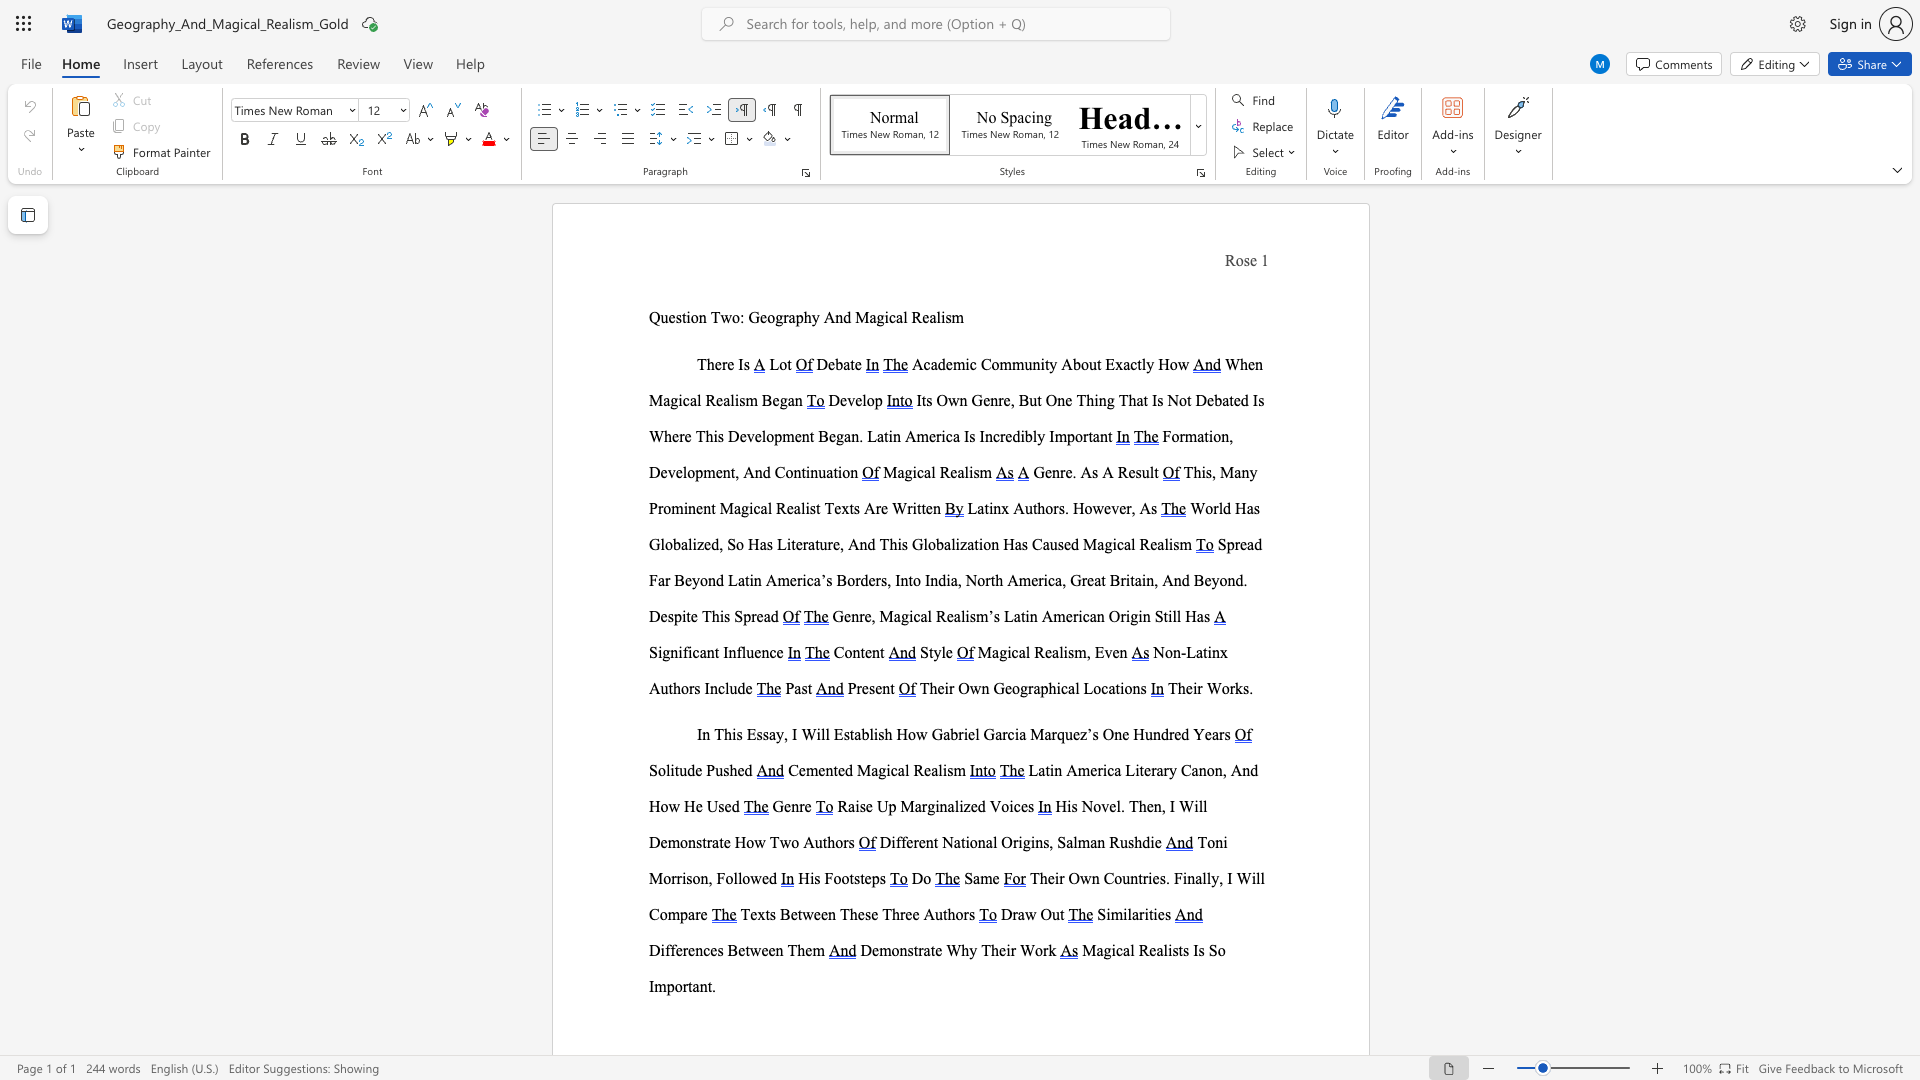 The height and width of the screenshot is (1080, 1920). What do you see at coordinates (1191, 769) in the screenshot?
I see `the subset text "anon" within the text "Latin America Literary Canon, And How He Used"` at bounding box center [1191, 769].